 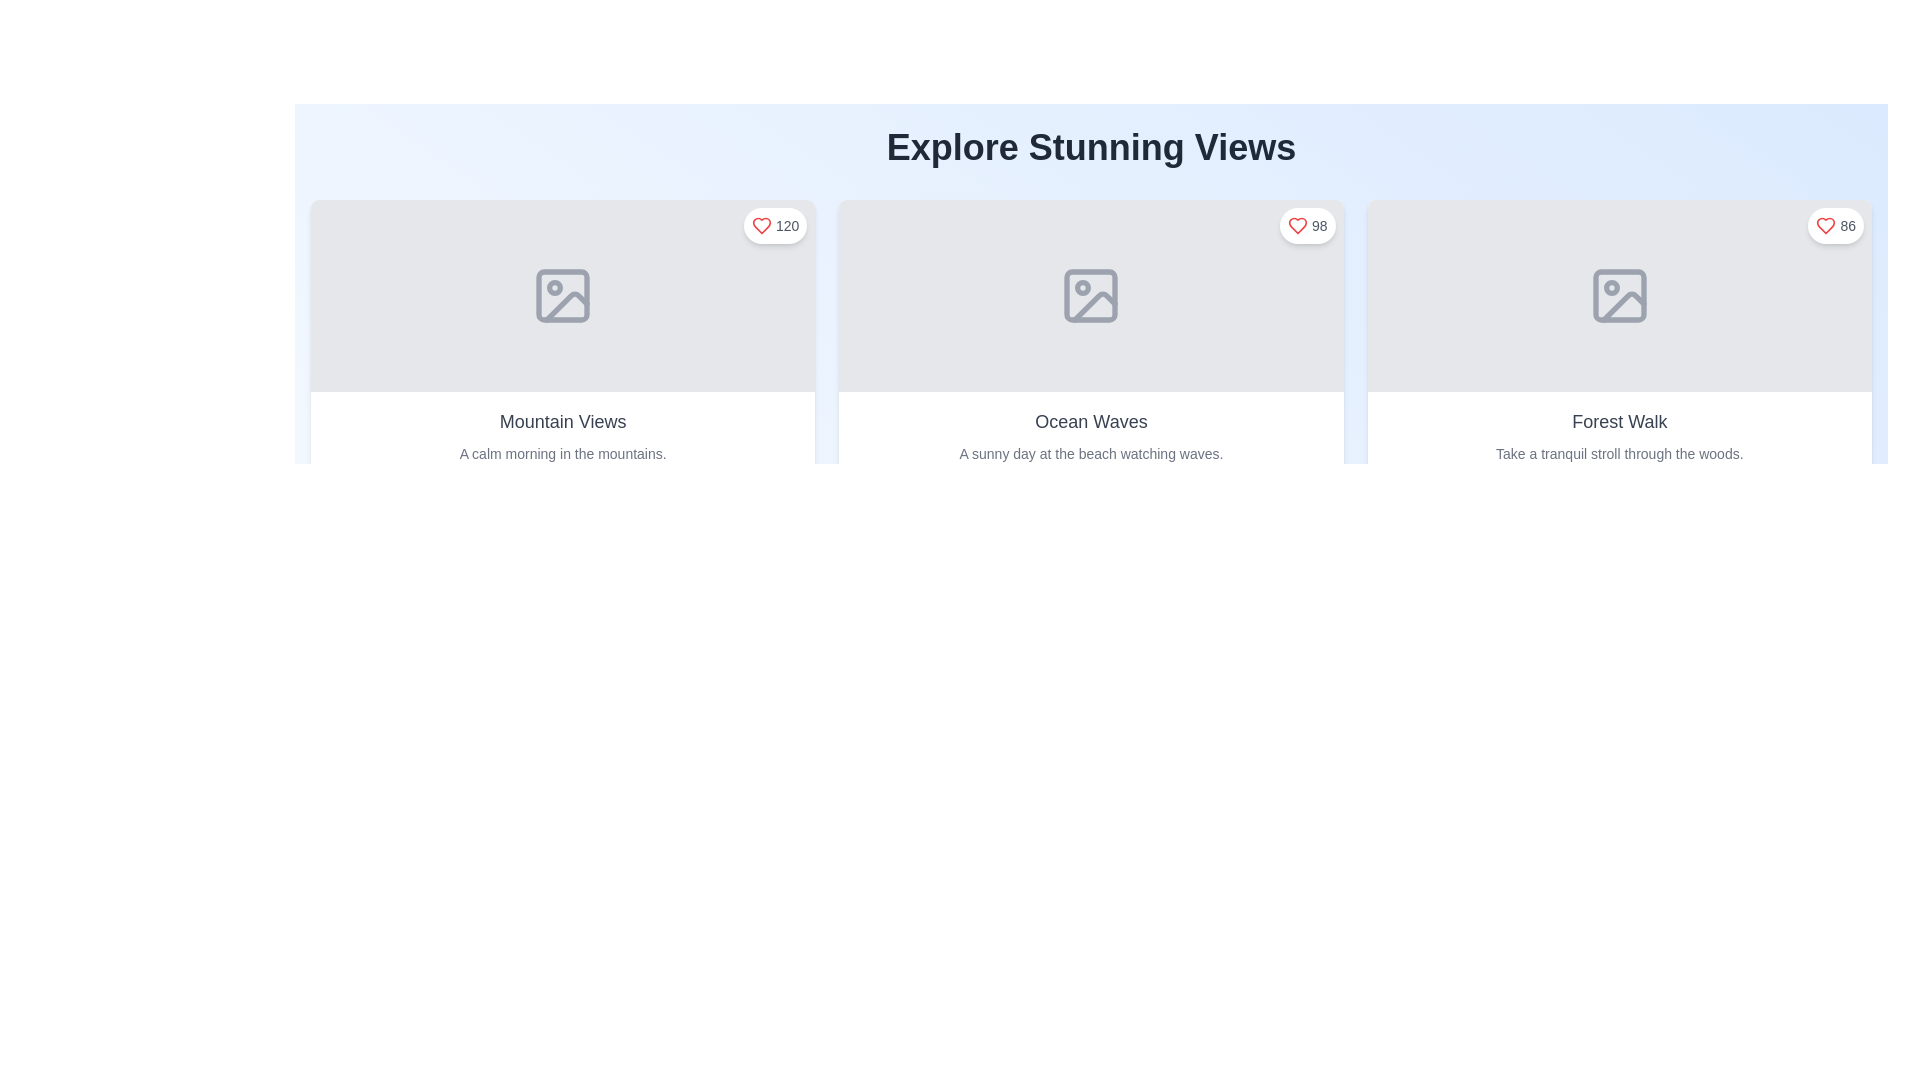 I want to click on the Label Section that contains the text 'Ocean Waves' and 'A sunny day at the beach watching waves', located within the middle card of three horizontal cards, so click(x=1090, y=434).